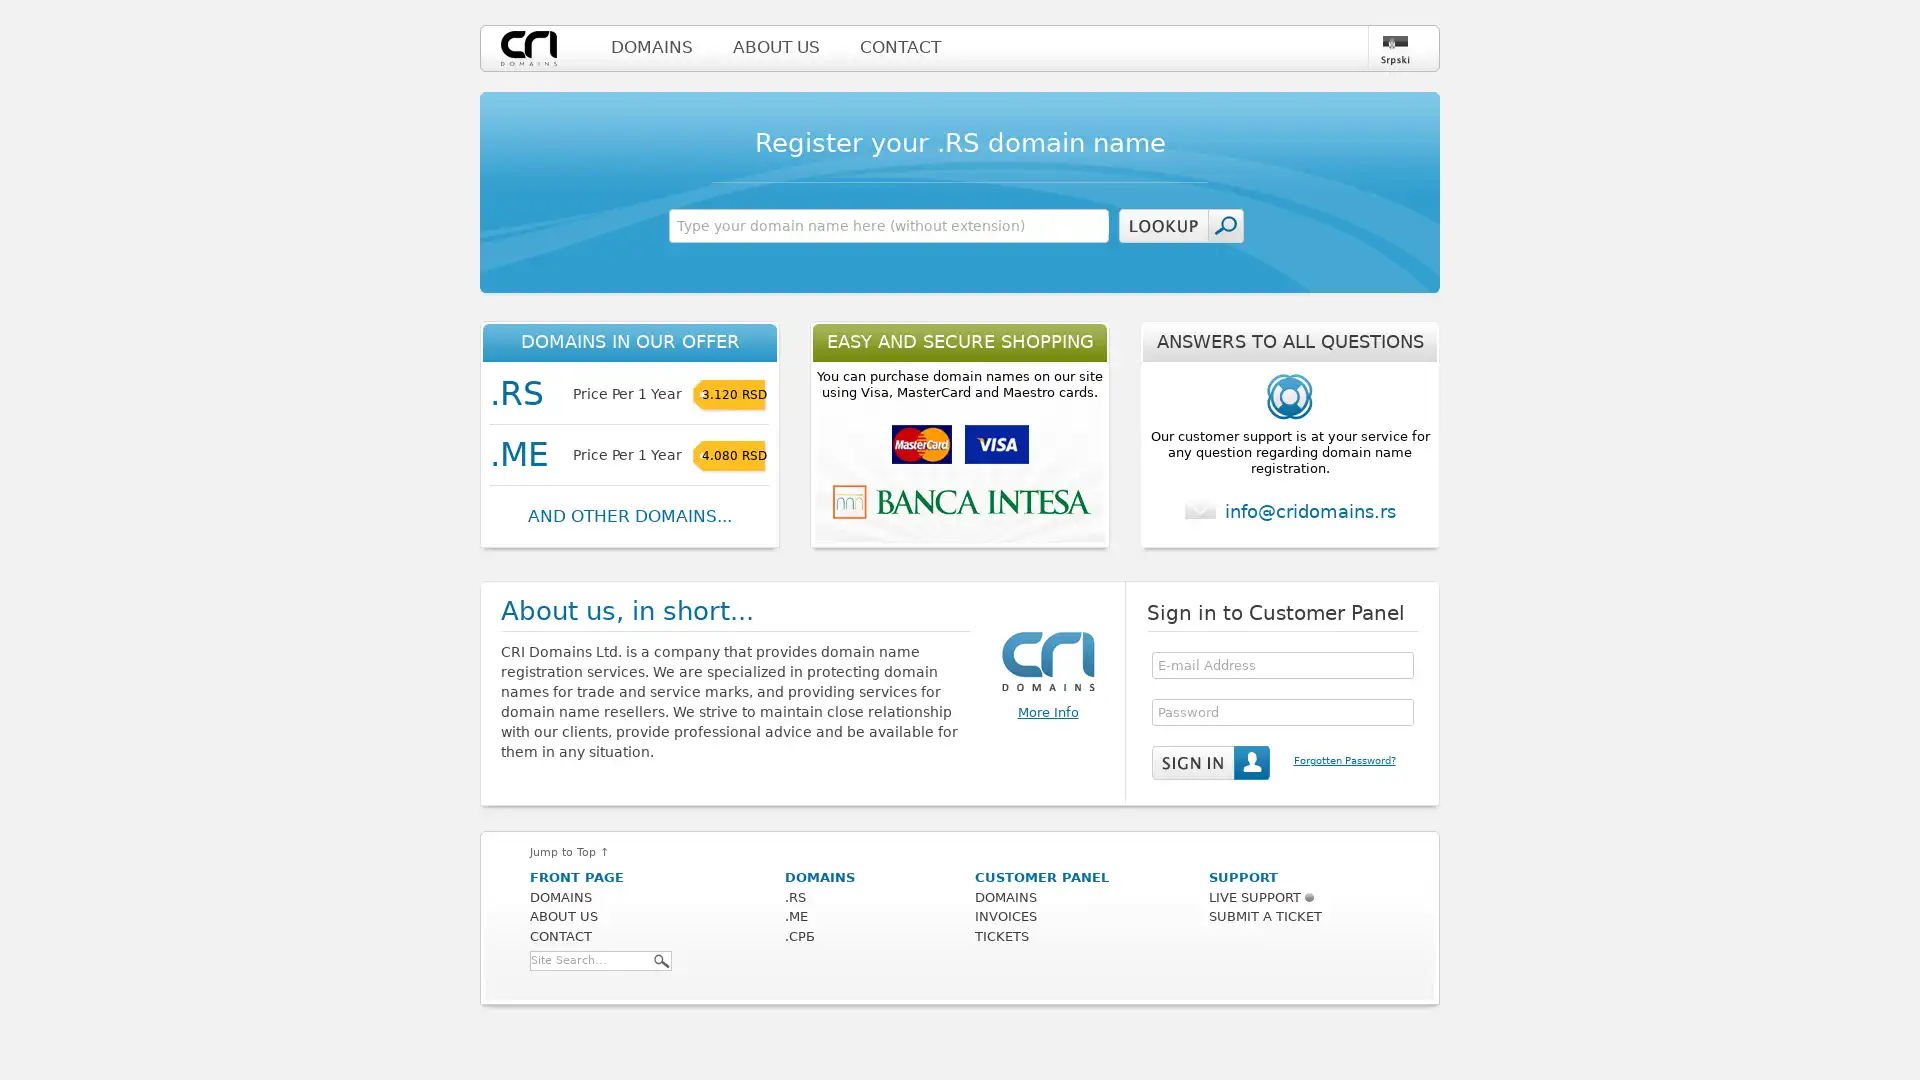 Image resolution: width=1920 pixels, height=1080 pixels. What do you see at coordinates (1209, 763) in the screenshot?
I see `Sign in` at bounding box center [1209, 763].